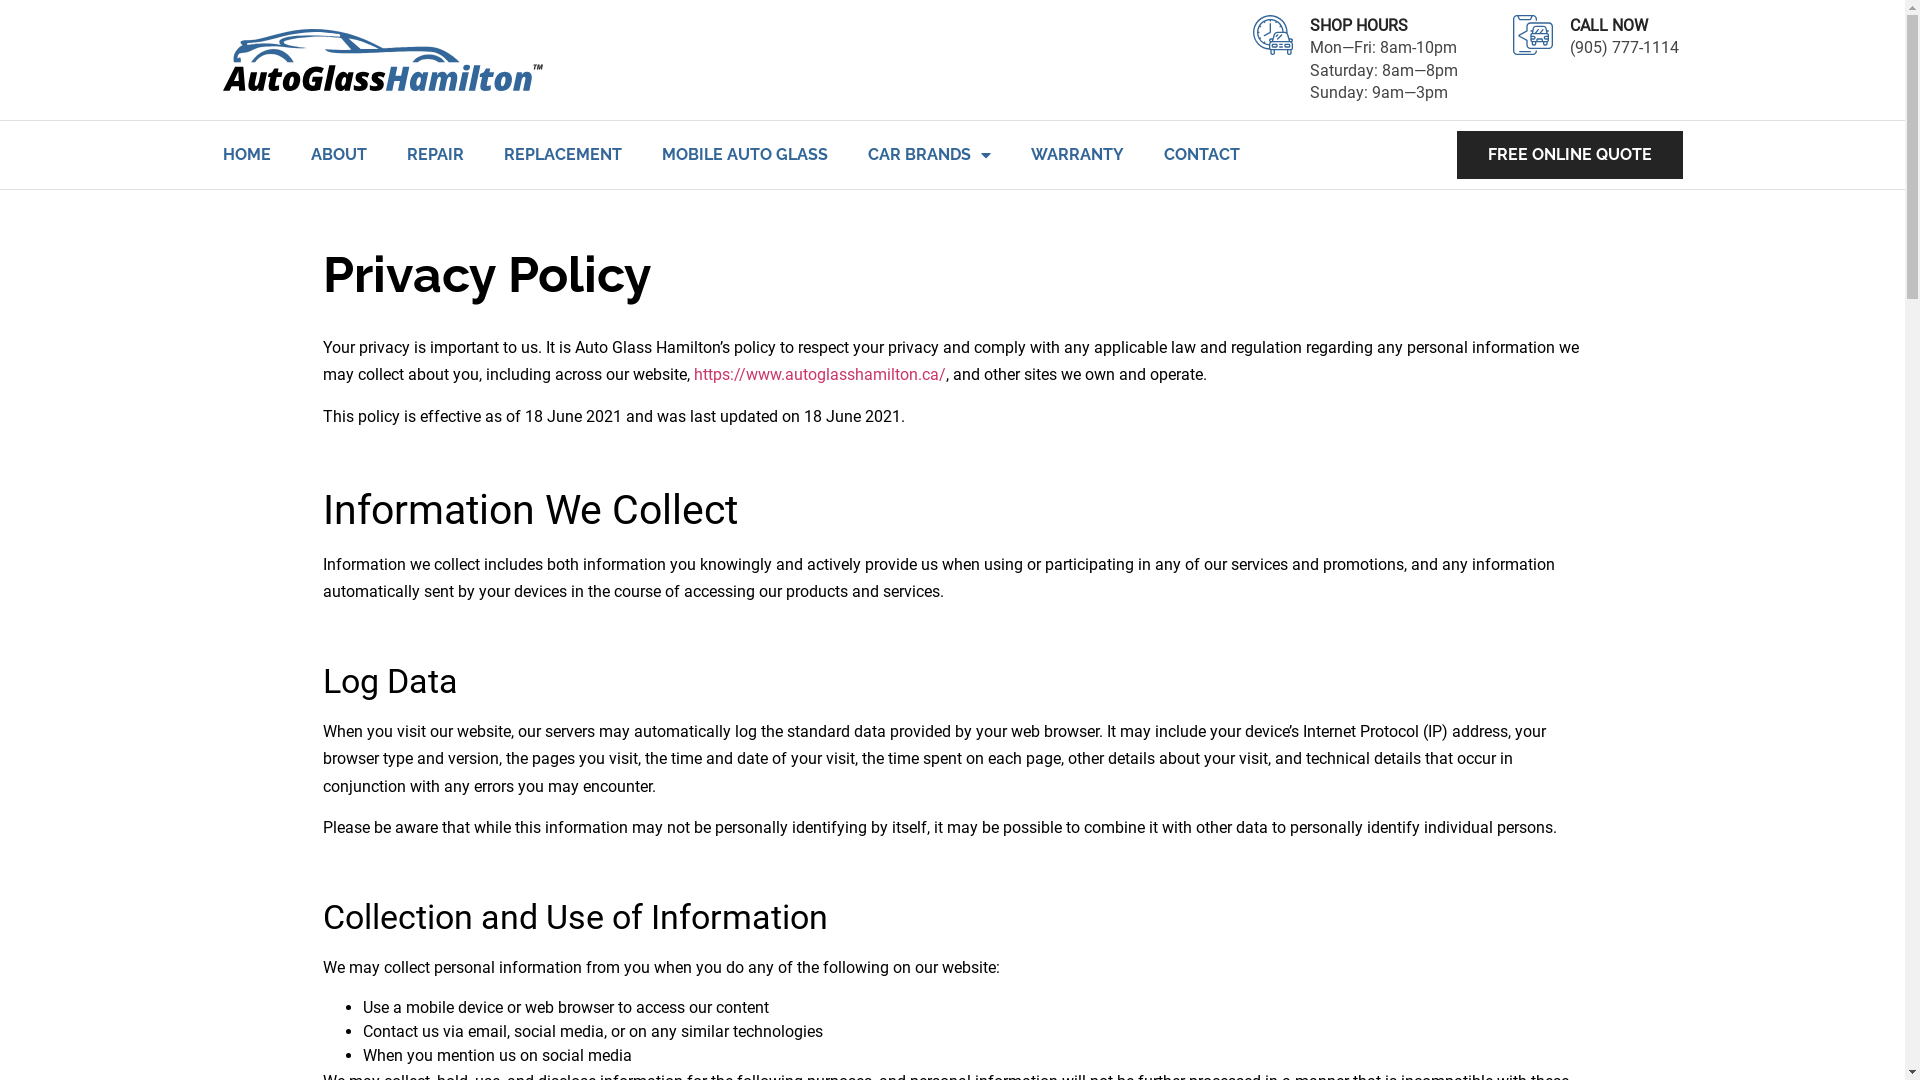 The image size is (1920, 1080). I want to click on 'ABOUT', so click(337, 153).